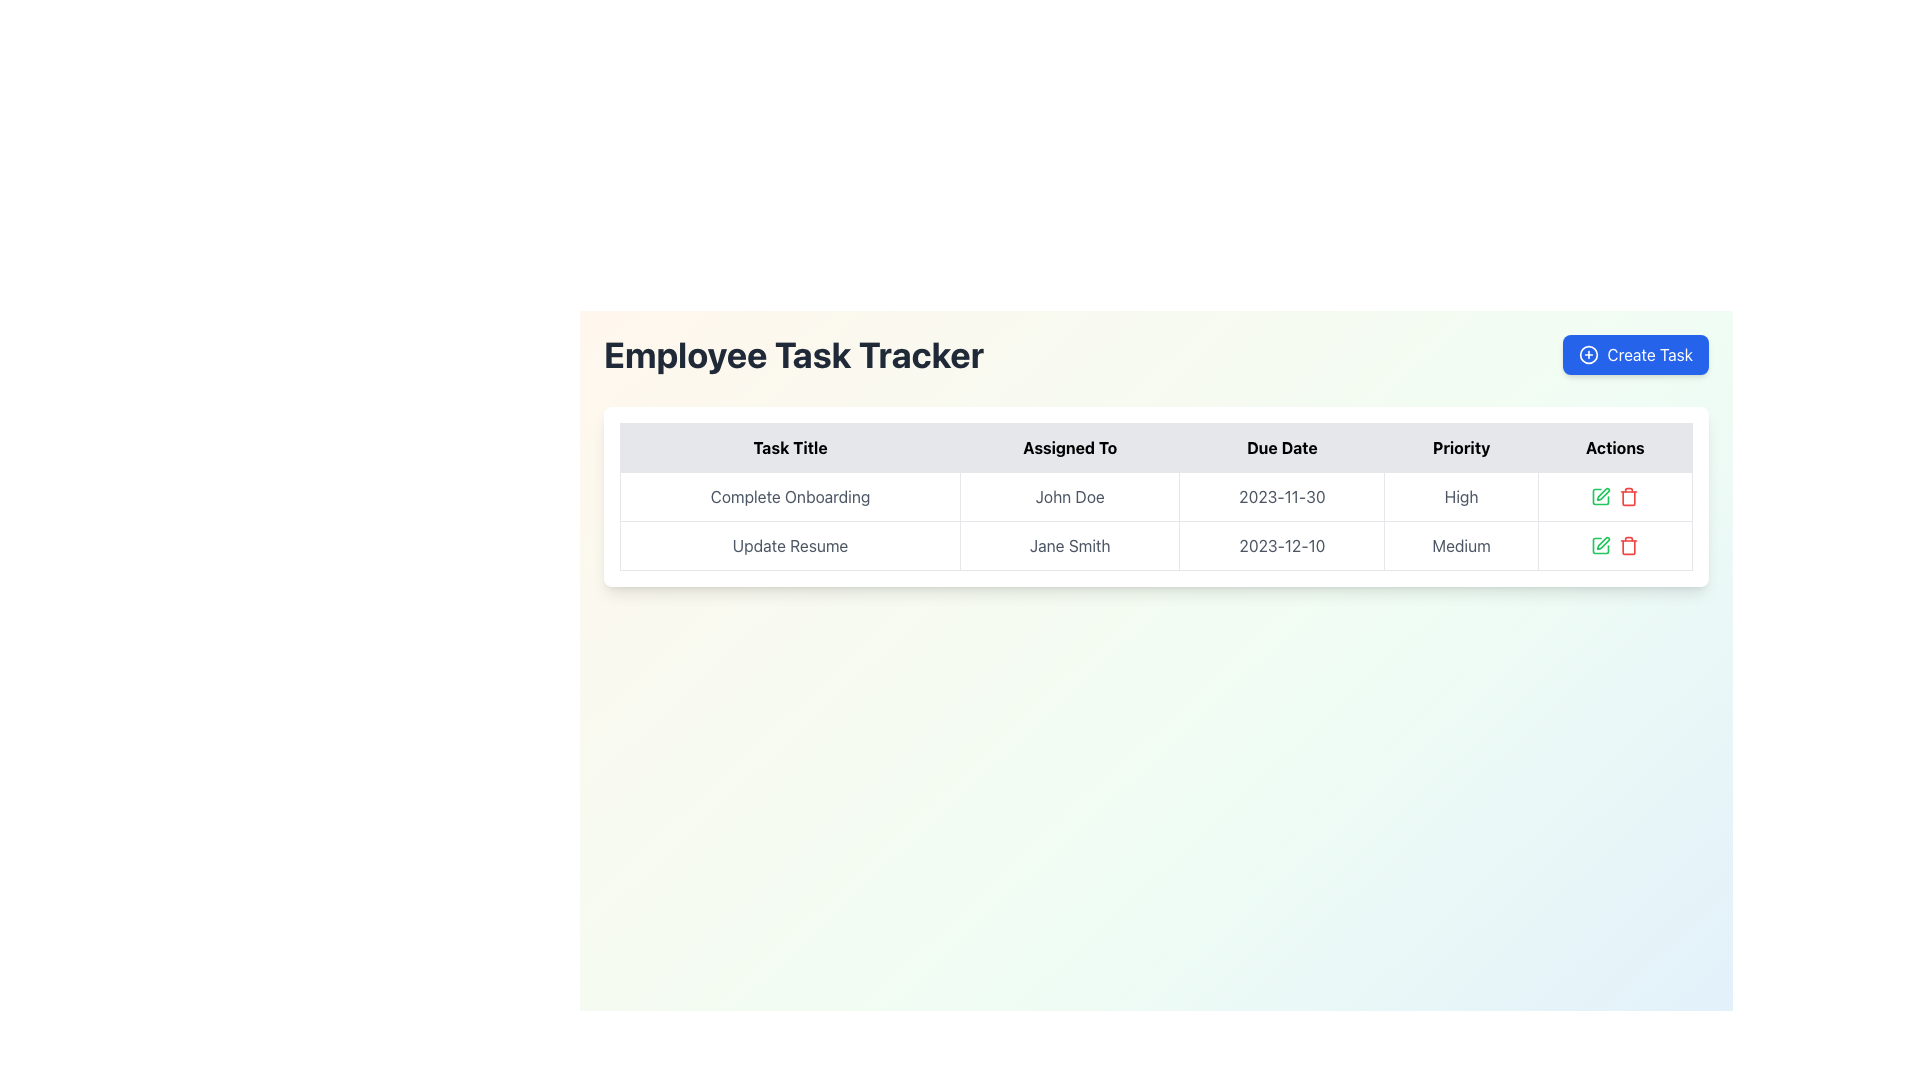 This screenshot has height=1080, width=1920. What do you see at coordinates (1615, 446) in the screenshot?
I see `the Table Header labeled 'Actions', which is the fifth column header in a table header row with a light gray background and bold font` at bounding box center [1615, 446].